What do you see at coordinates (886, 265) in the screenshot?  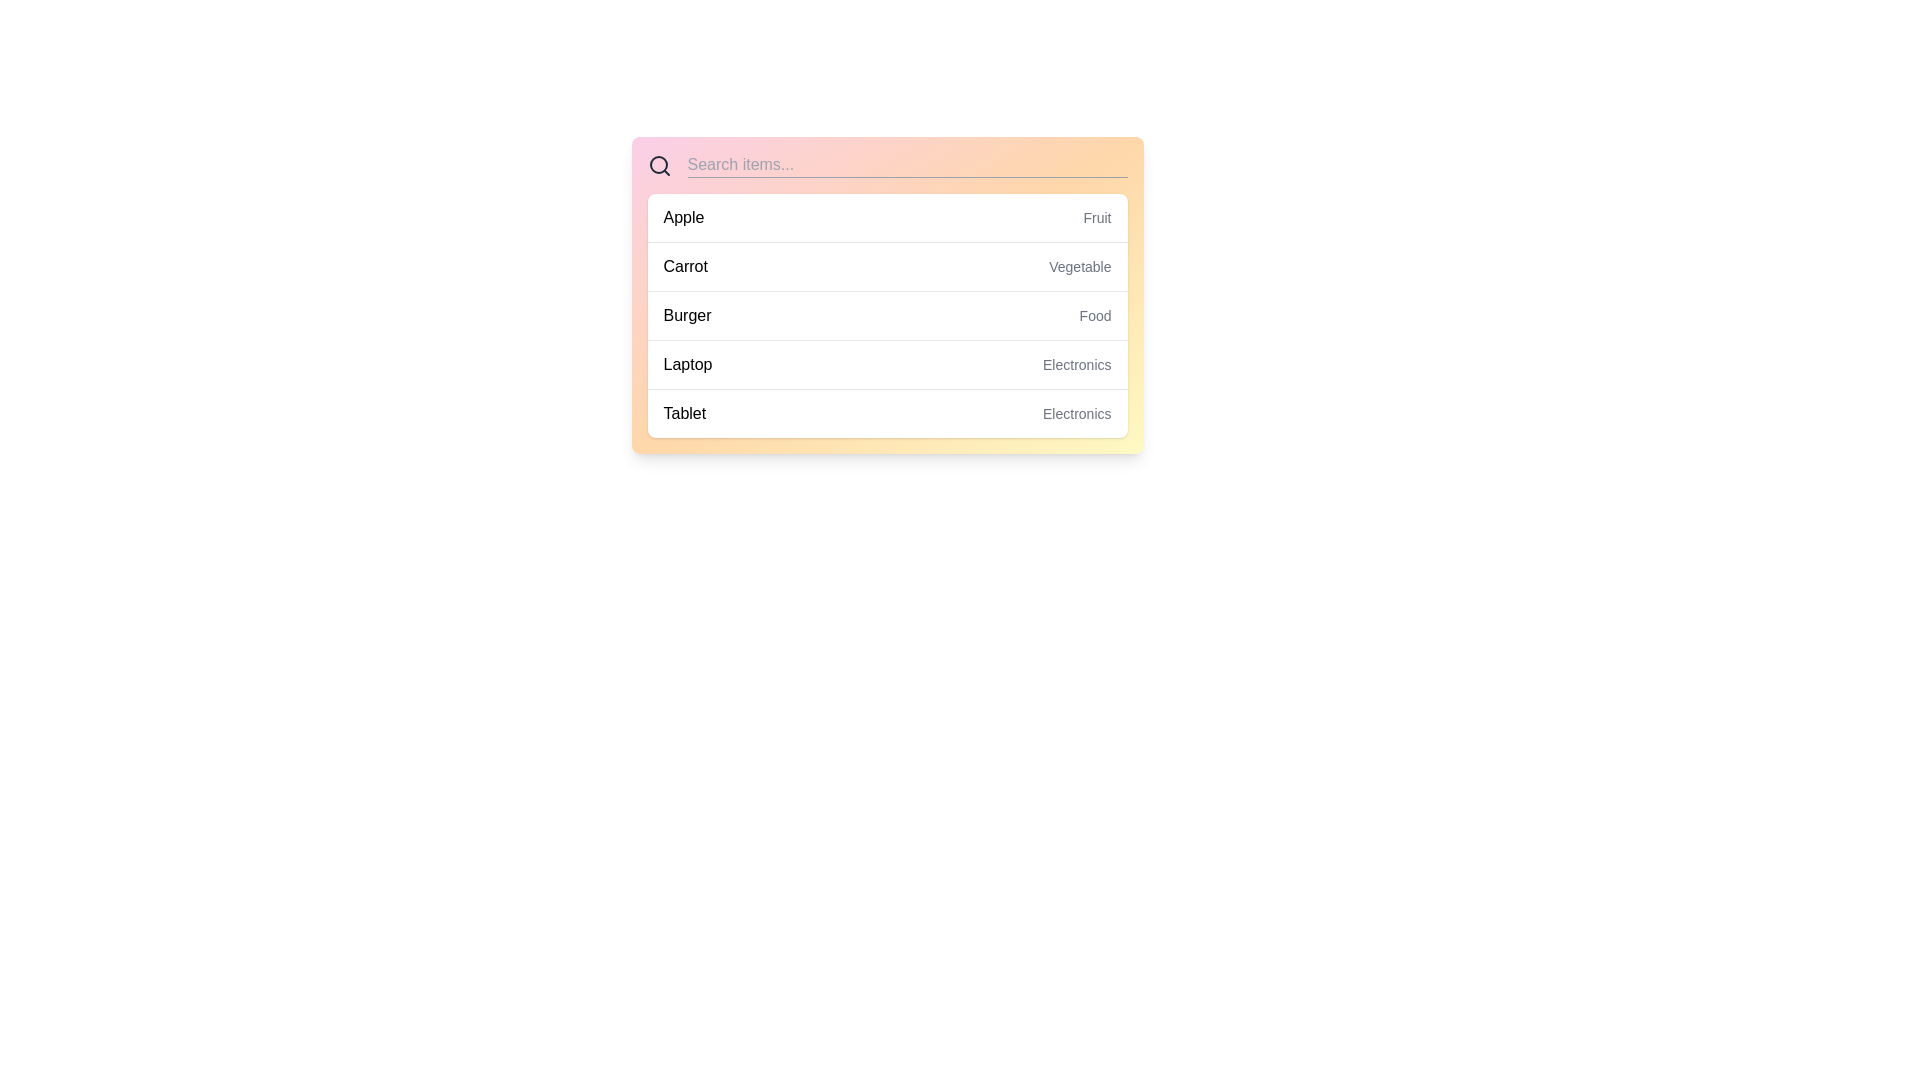 I see `the List item displaying 'Carrot' on the left and 'Vegetable' on the right, which is the second row in the vertically stacked list` at bounding box center [886, 265].